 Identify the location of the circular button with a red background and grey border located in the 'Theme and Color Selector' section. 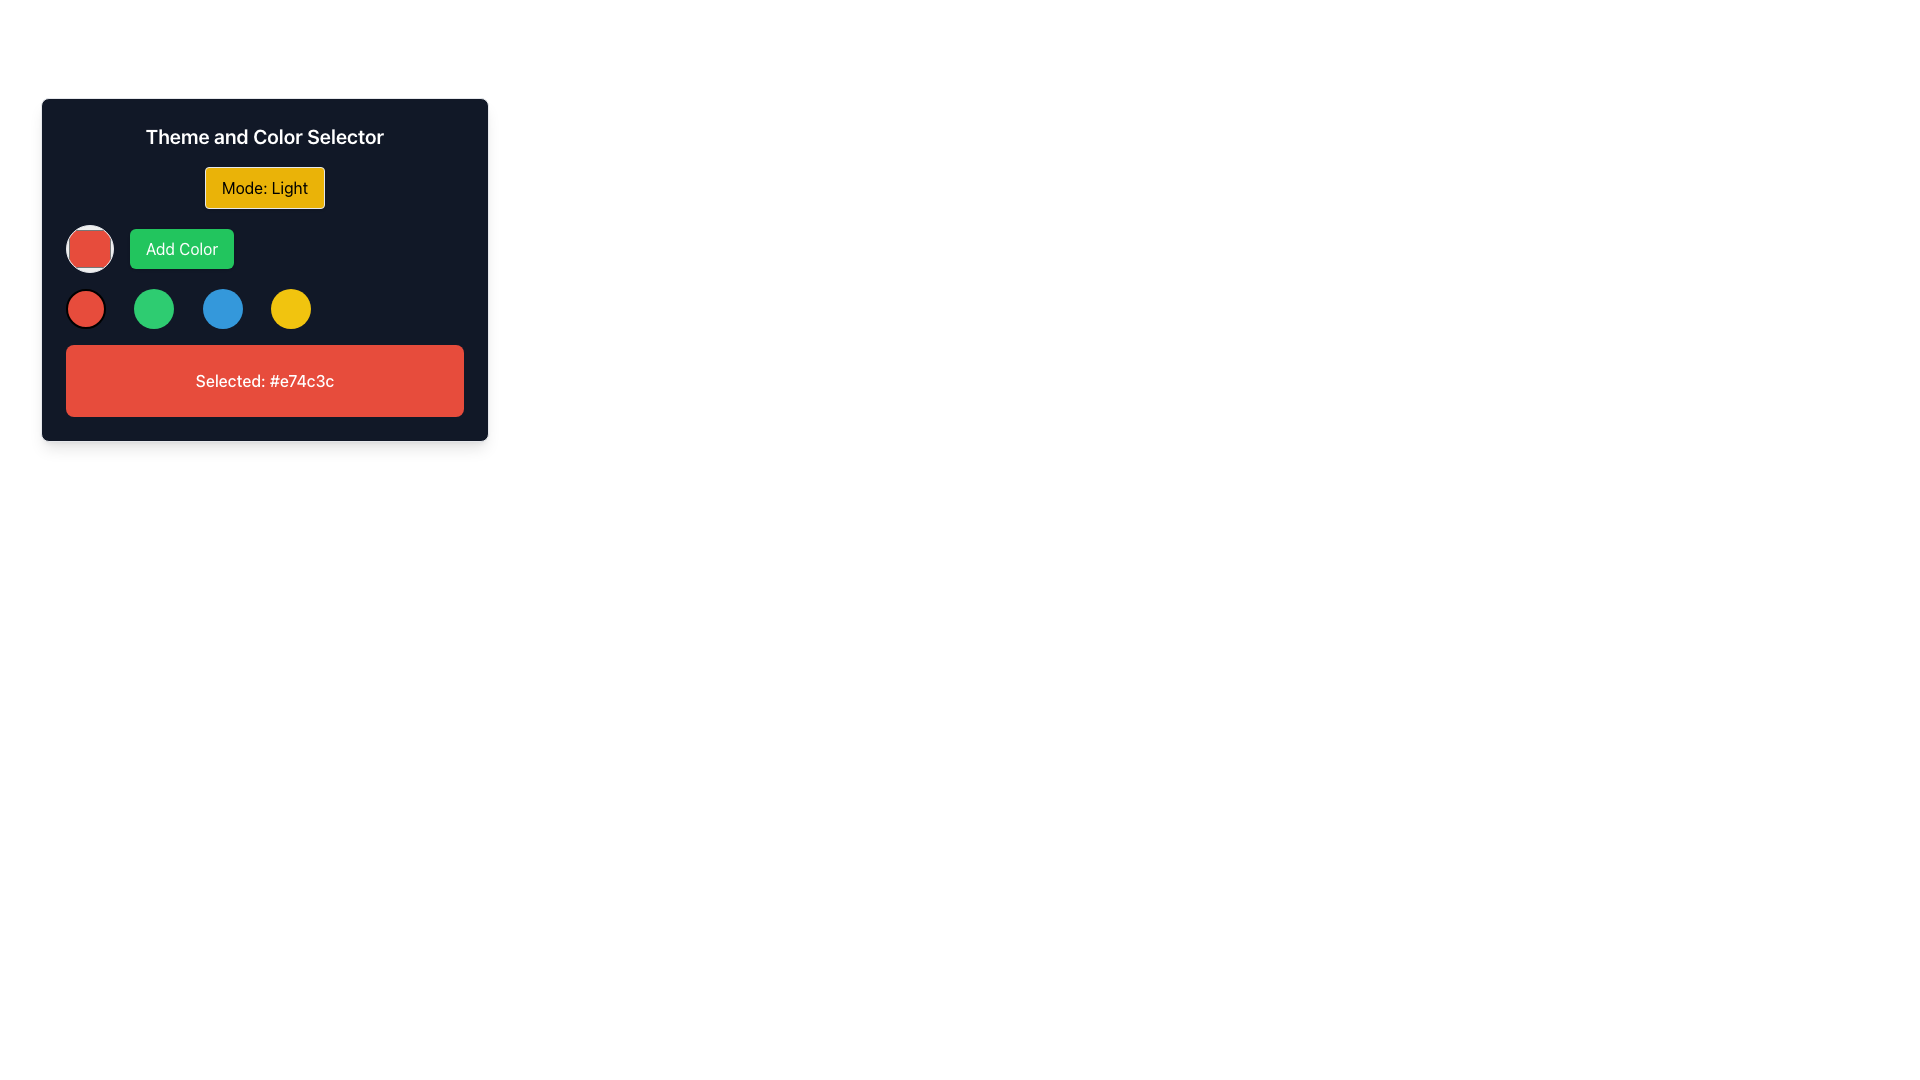
(89, 248).